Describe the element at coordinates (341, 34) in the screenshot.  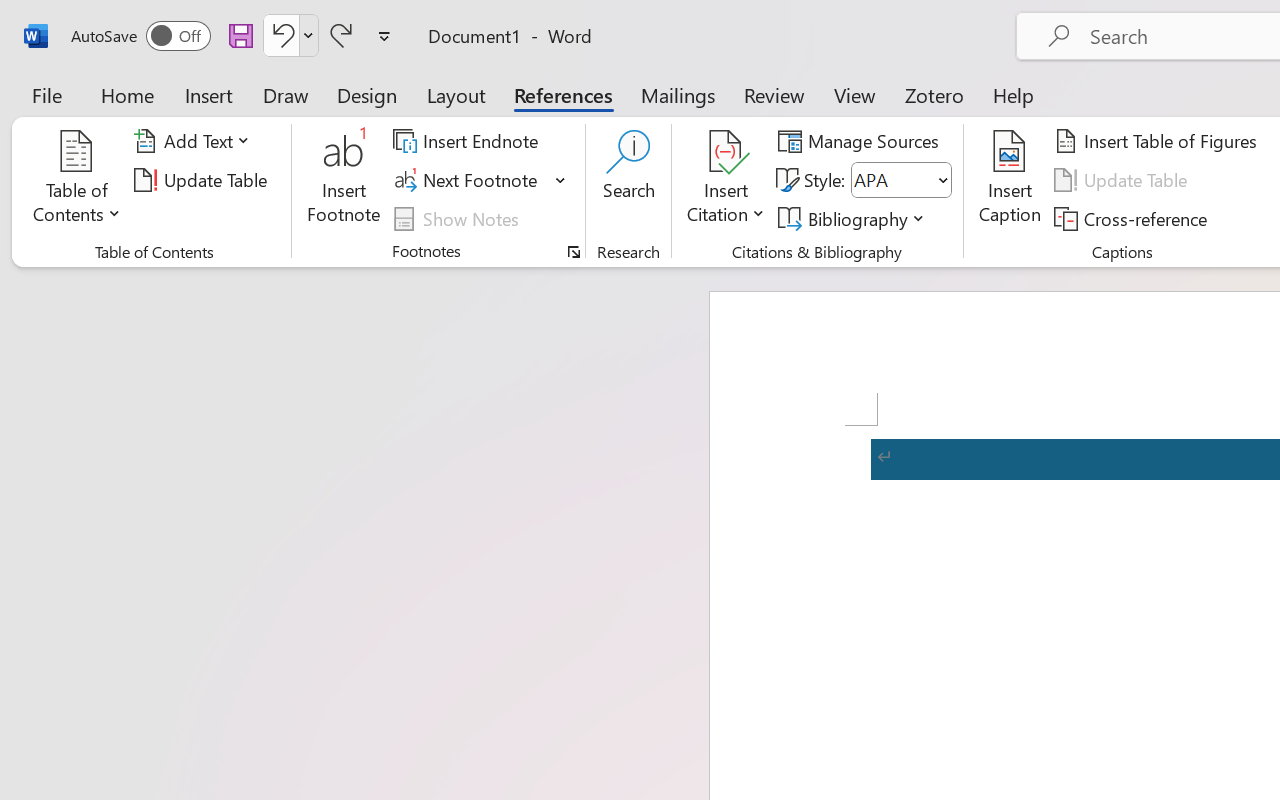
I see `'Redo Apply Quick Style'` at that location.